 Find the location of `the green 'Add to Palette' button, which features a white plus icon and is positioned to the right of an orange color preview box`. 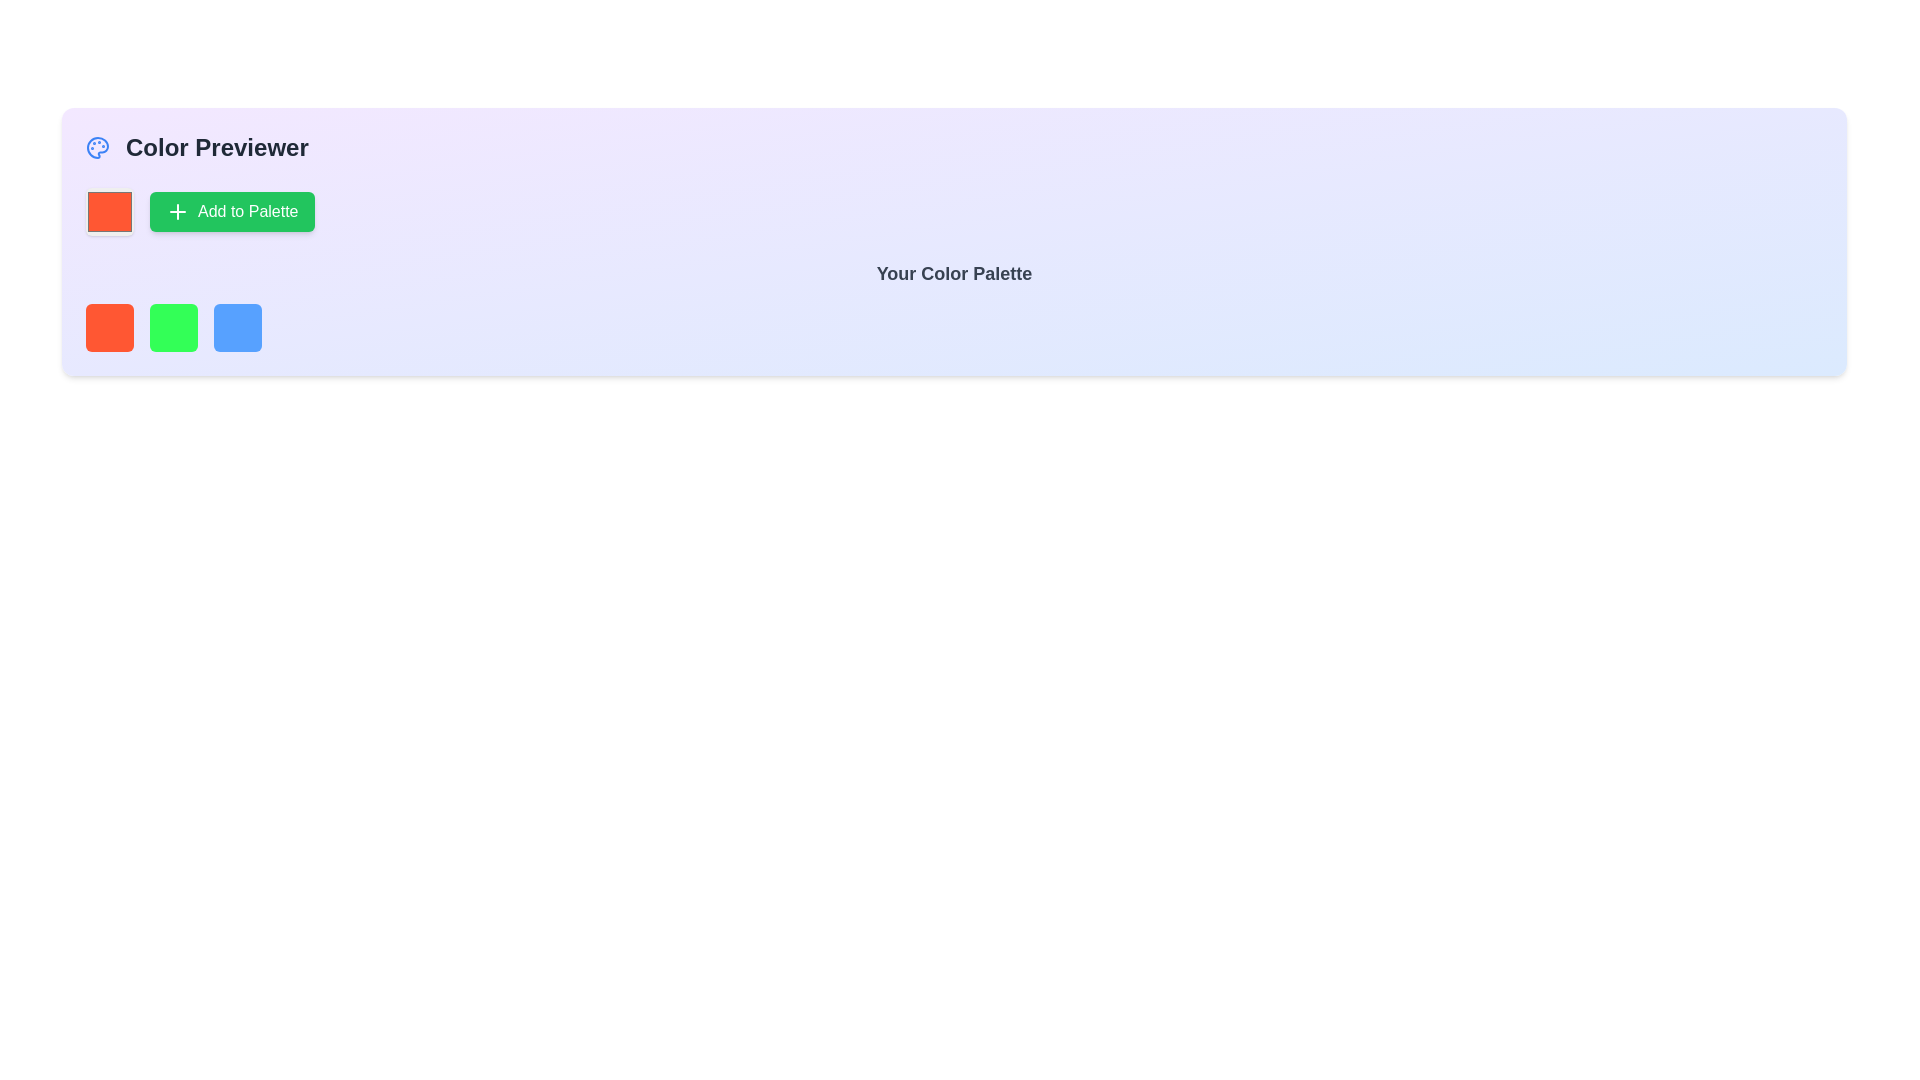

the green 'Add to Palette' button, which features a white plus icon and is positioned to the right of an orange color preview box is located at coordinates (231, 212).